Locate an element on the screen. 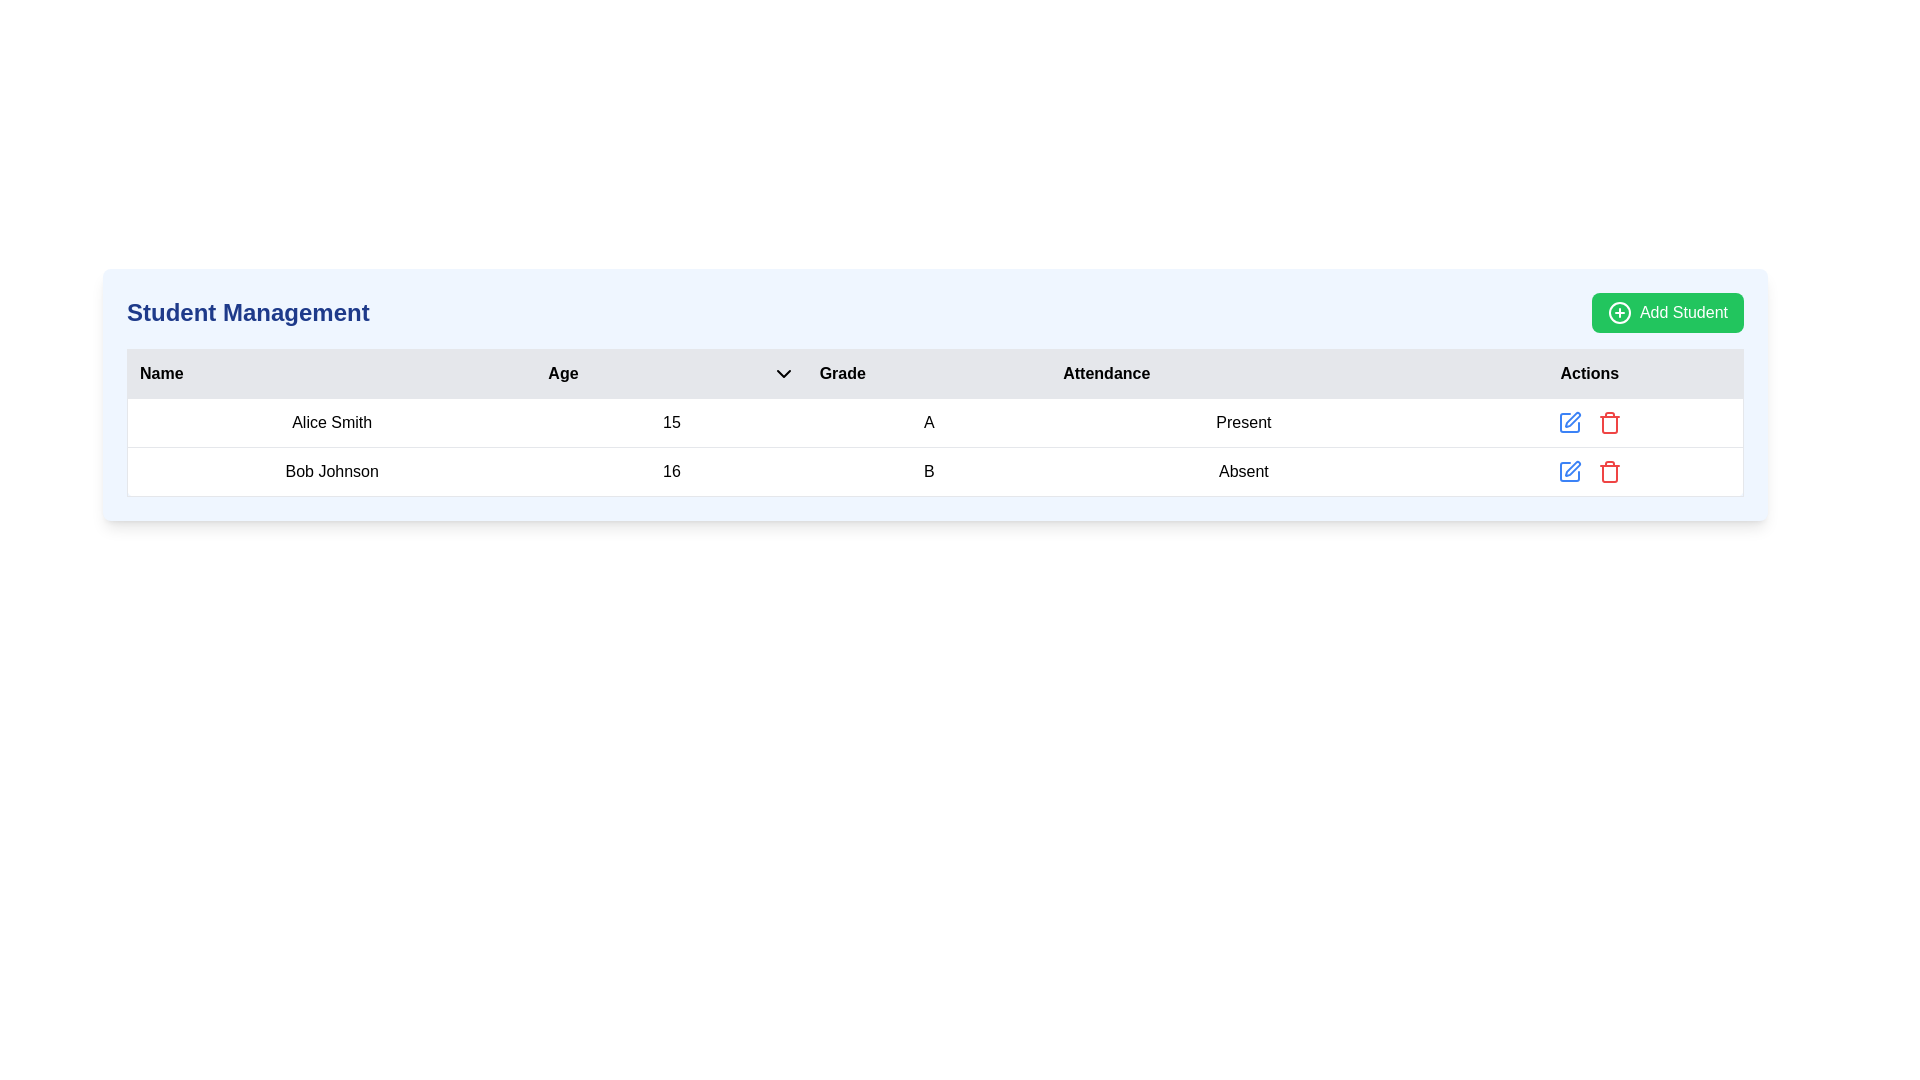 This screenshot has height=1080, width=1920. the text display element showing the name 'Alice Smith' in the first row of the table under the 'Name' column is located at coordinates (331, 422).